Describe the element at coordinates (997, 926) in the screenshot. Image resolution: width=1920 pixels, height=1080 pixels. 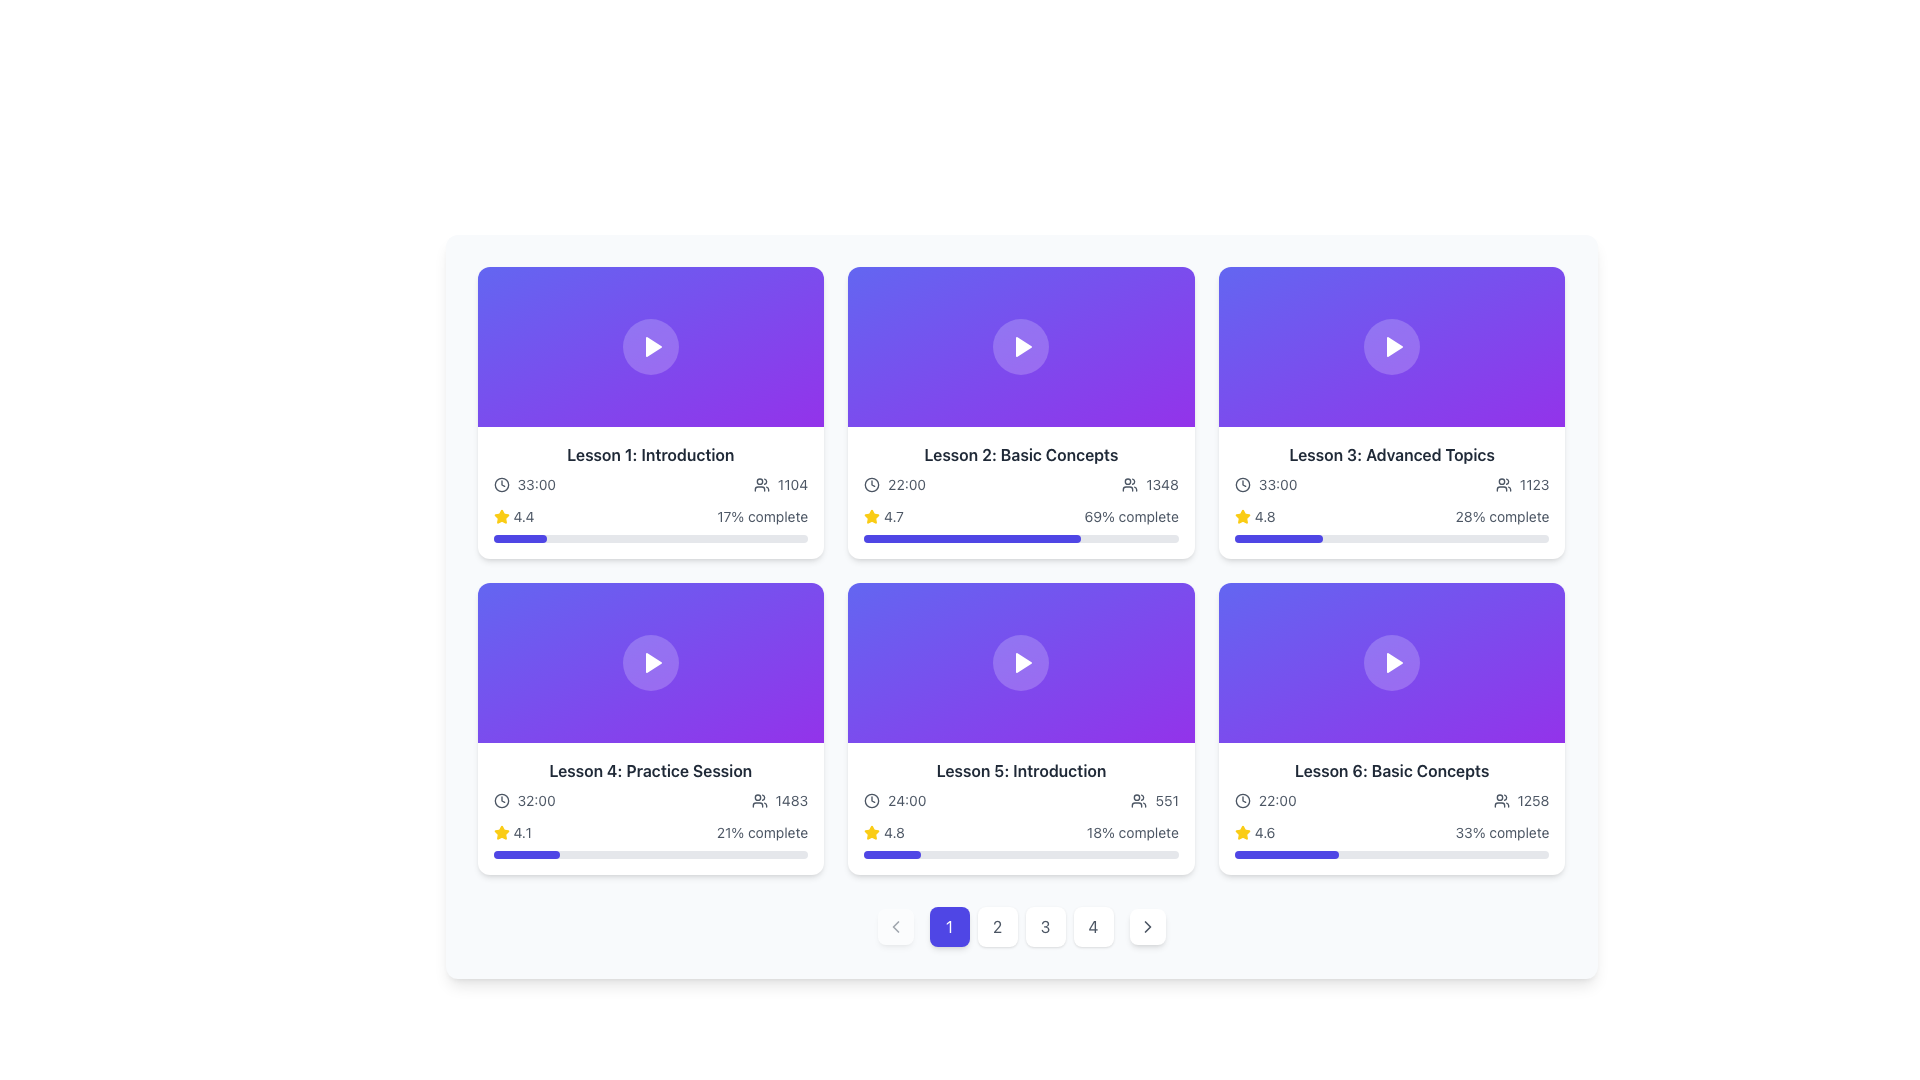
I see `the navigation button labeled '2', which is a small square button with rounded corners, gray font, and a white background` at that location.